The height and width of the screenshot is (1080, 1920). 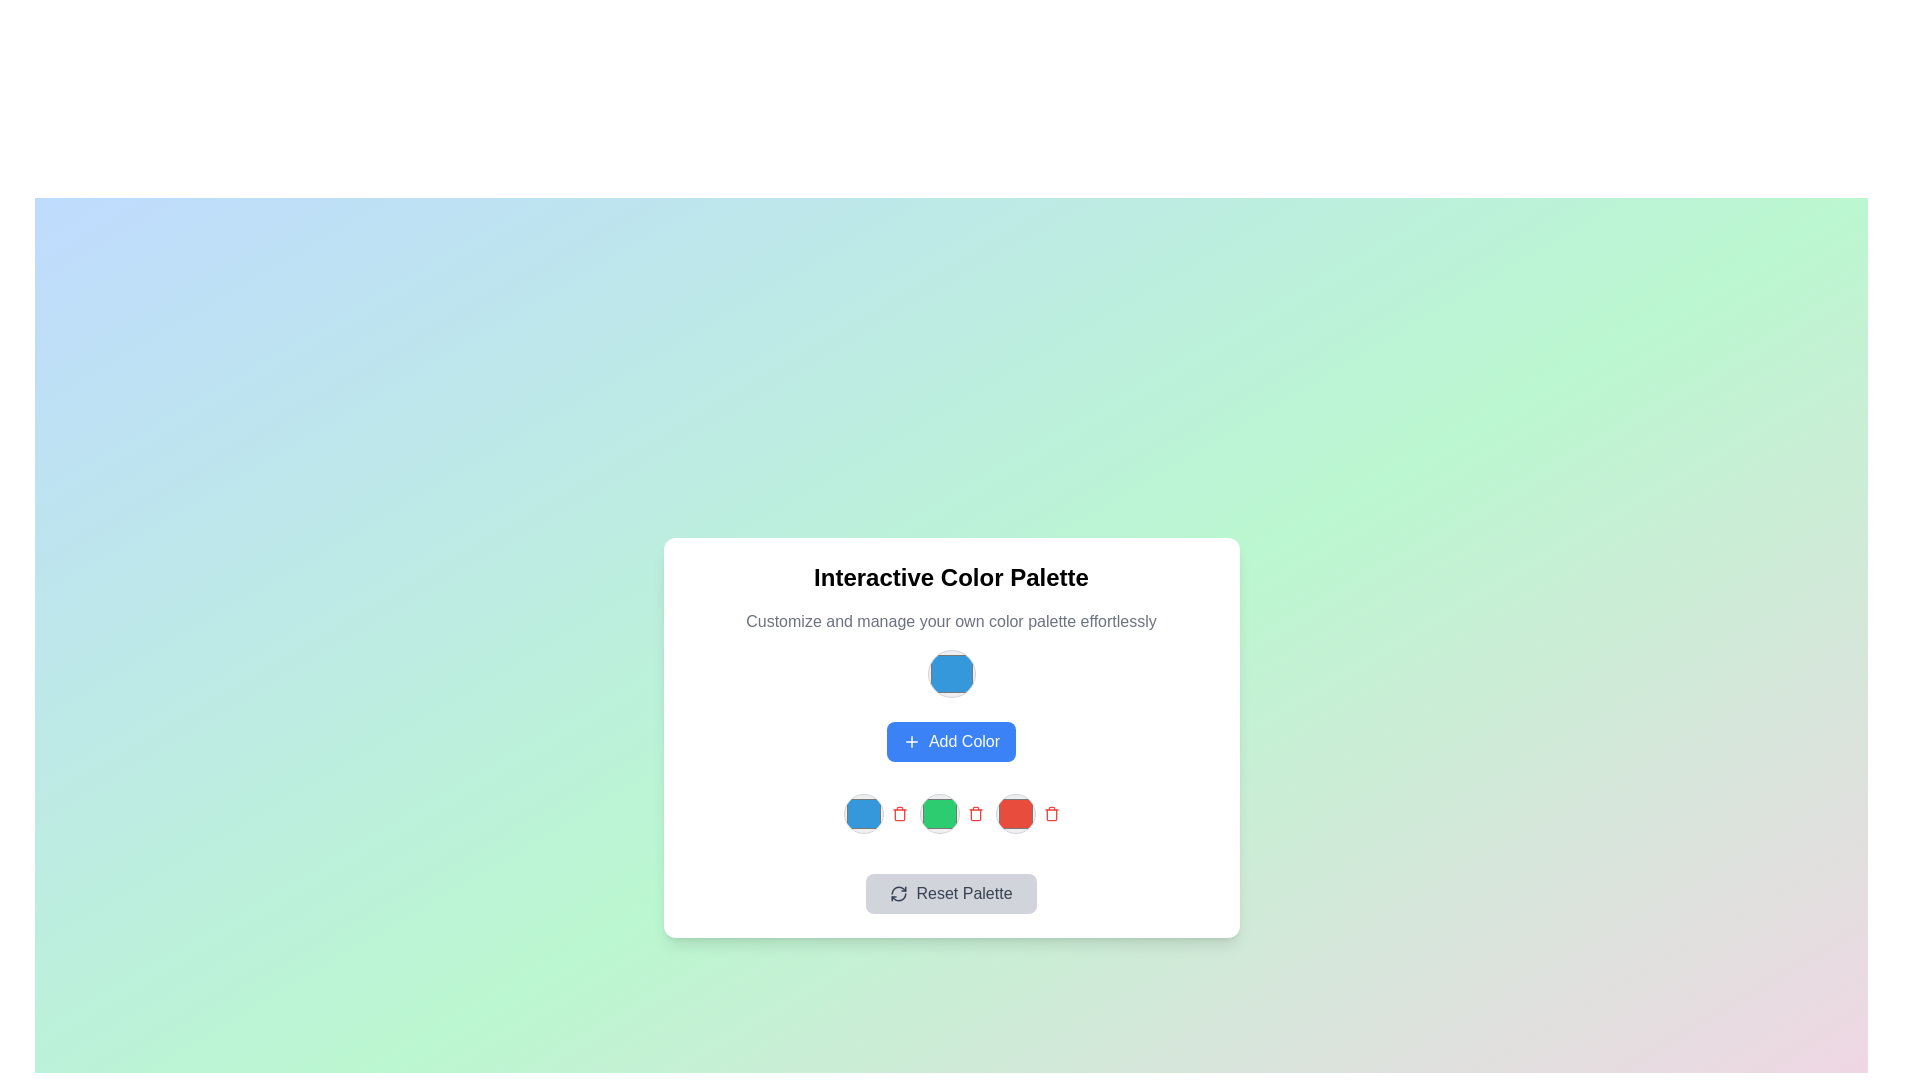 What do you see at coordinates (950, 737) in the screenshot?
I see `the color selection button within the Interactive Color Palette, which is a white rectangular box with rounded corners and a shadow effect` at bounding box center [950, 737].